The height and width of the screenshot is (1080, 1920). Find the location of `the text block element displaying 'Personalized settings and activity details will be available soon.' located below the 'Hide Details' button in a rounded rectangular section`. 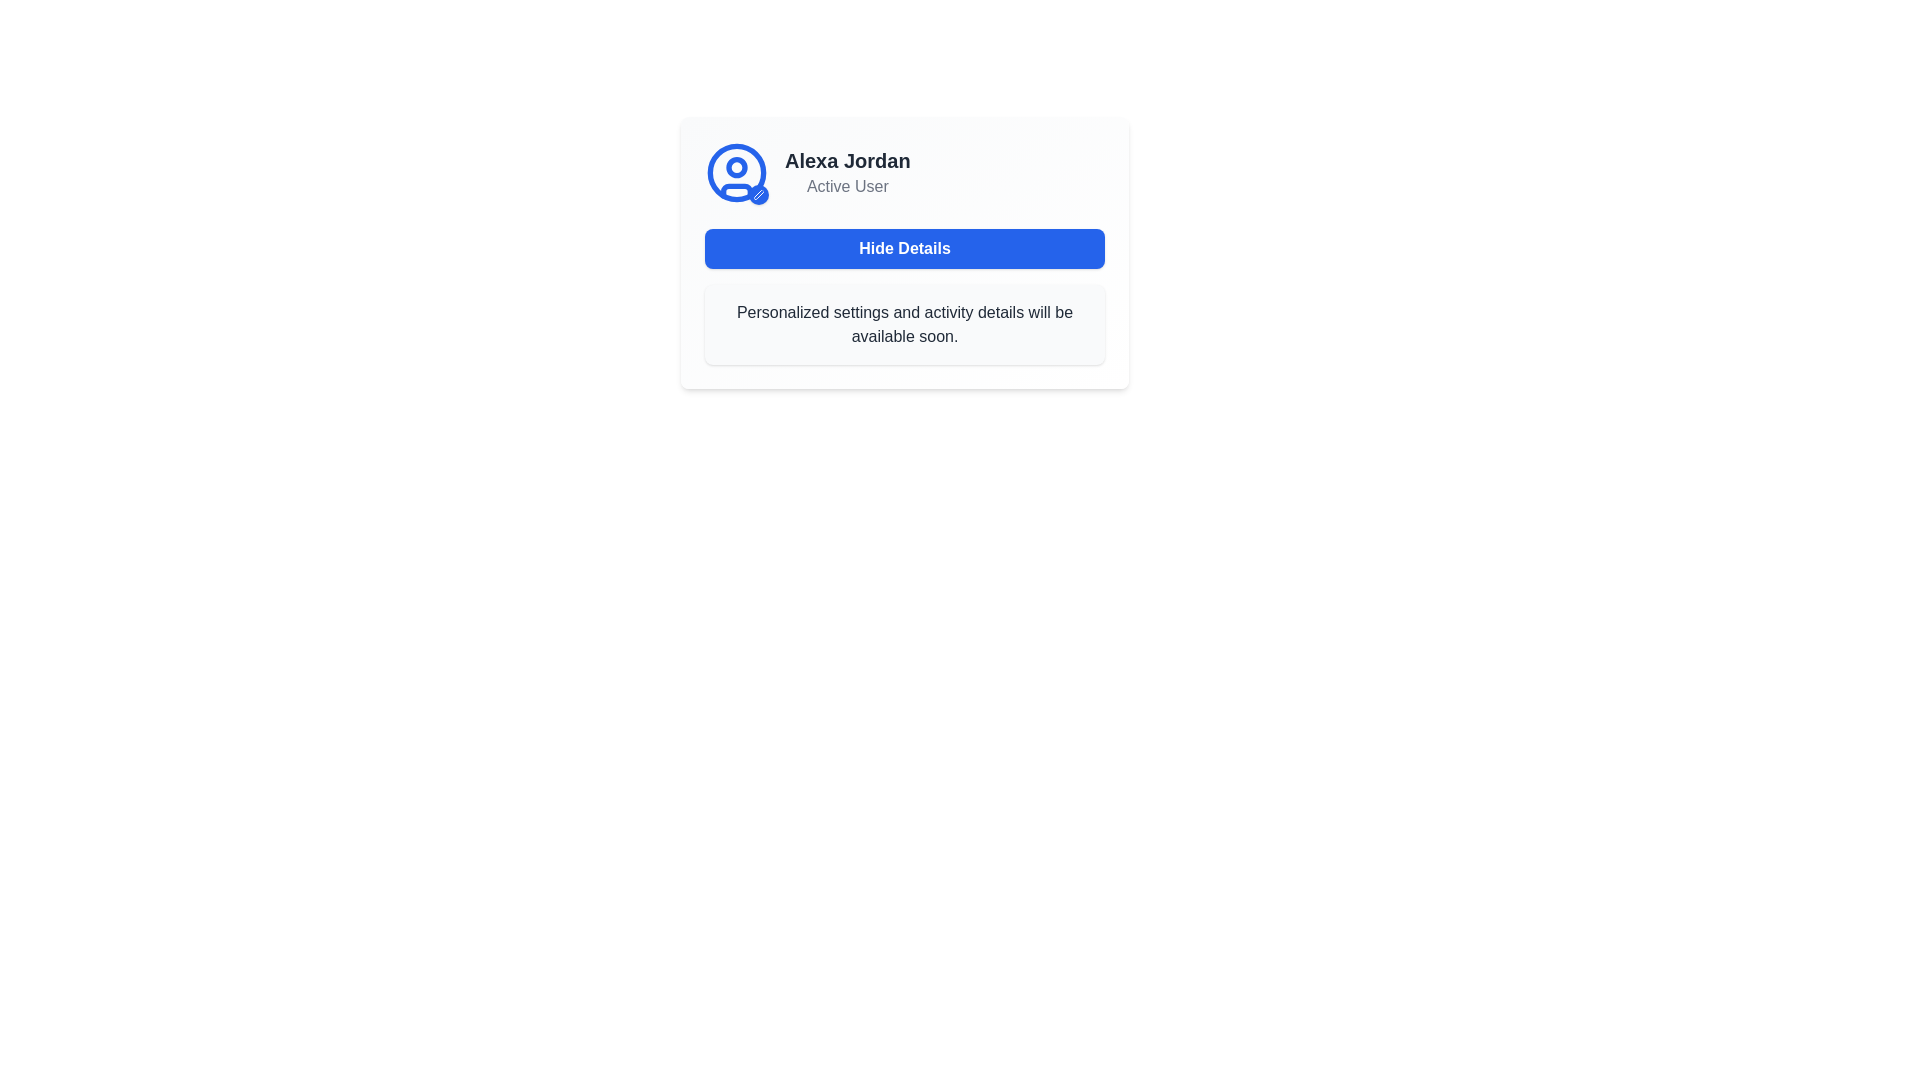

the text block element displaying 'Personalized settings and activity details will be available soon.' located below the 'Hide Details' button in a rounded rectangular section is located at coordinates (904, 323).